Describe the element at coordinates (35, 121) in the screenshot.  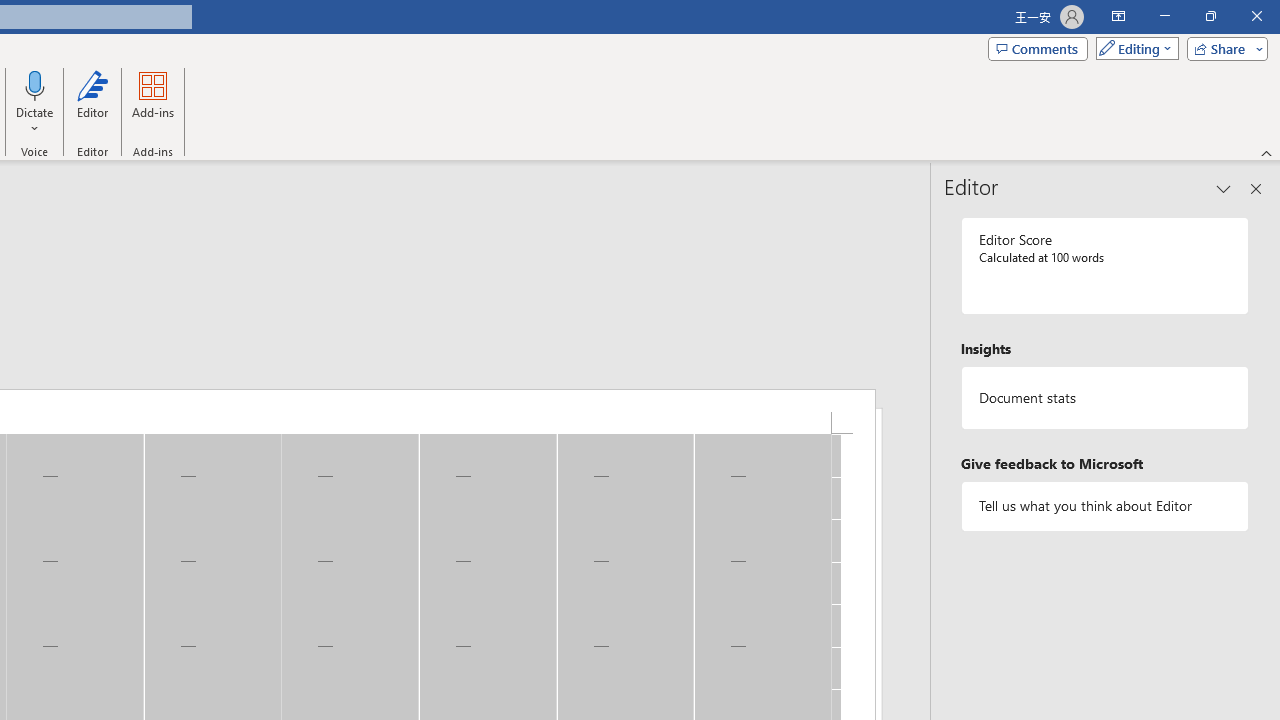
I see `'More Options'` at that location.